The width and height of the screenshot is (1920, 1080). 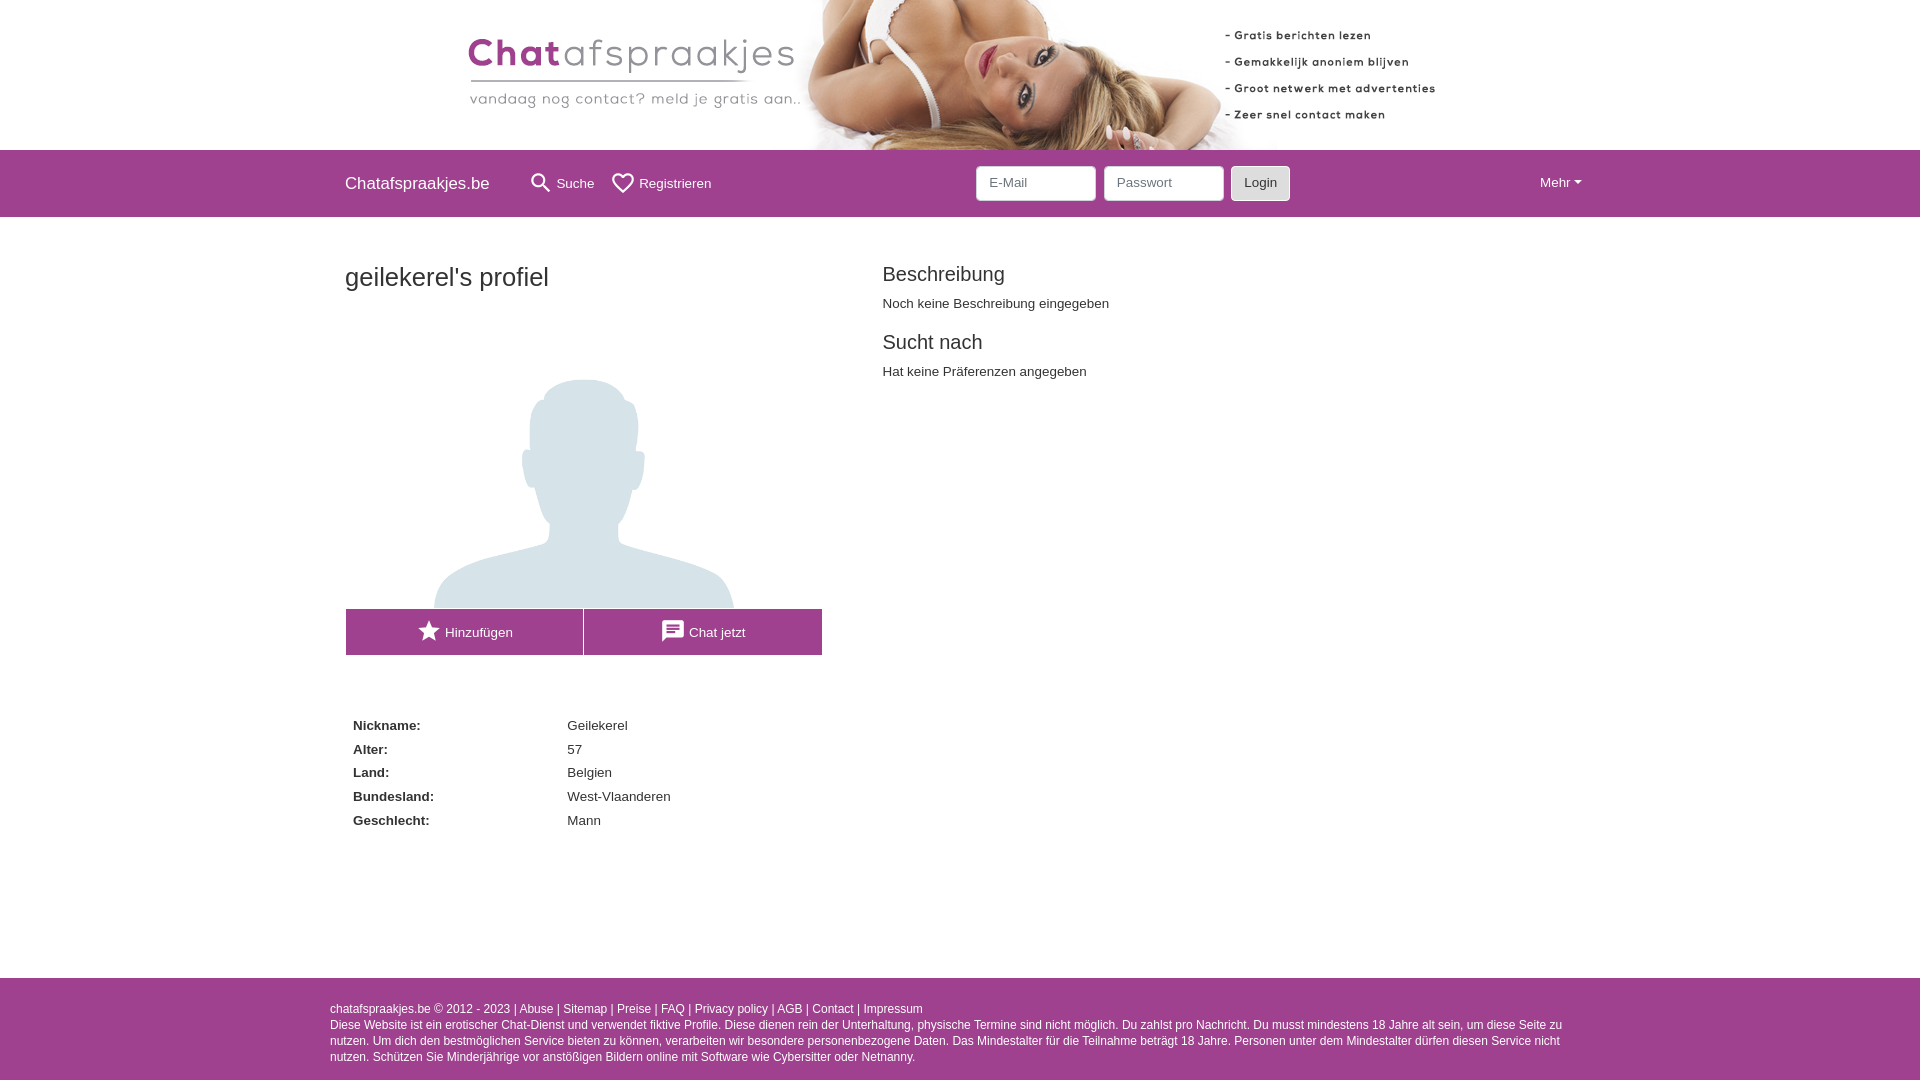 I want to click on 'FAQ', so click(x=672, y=1009).